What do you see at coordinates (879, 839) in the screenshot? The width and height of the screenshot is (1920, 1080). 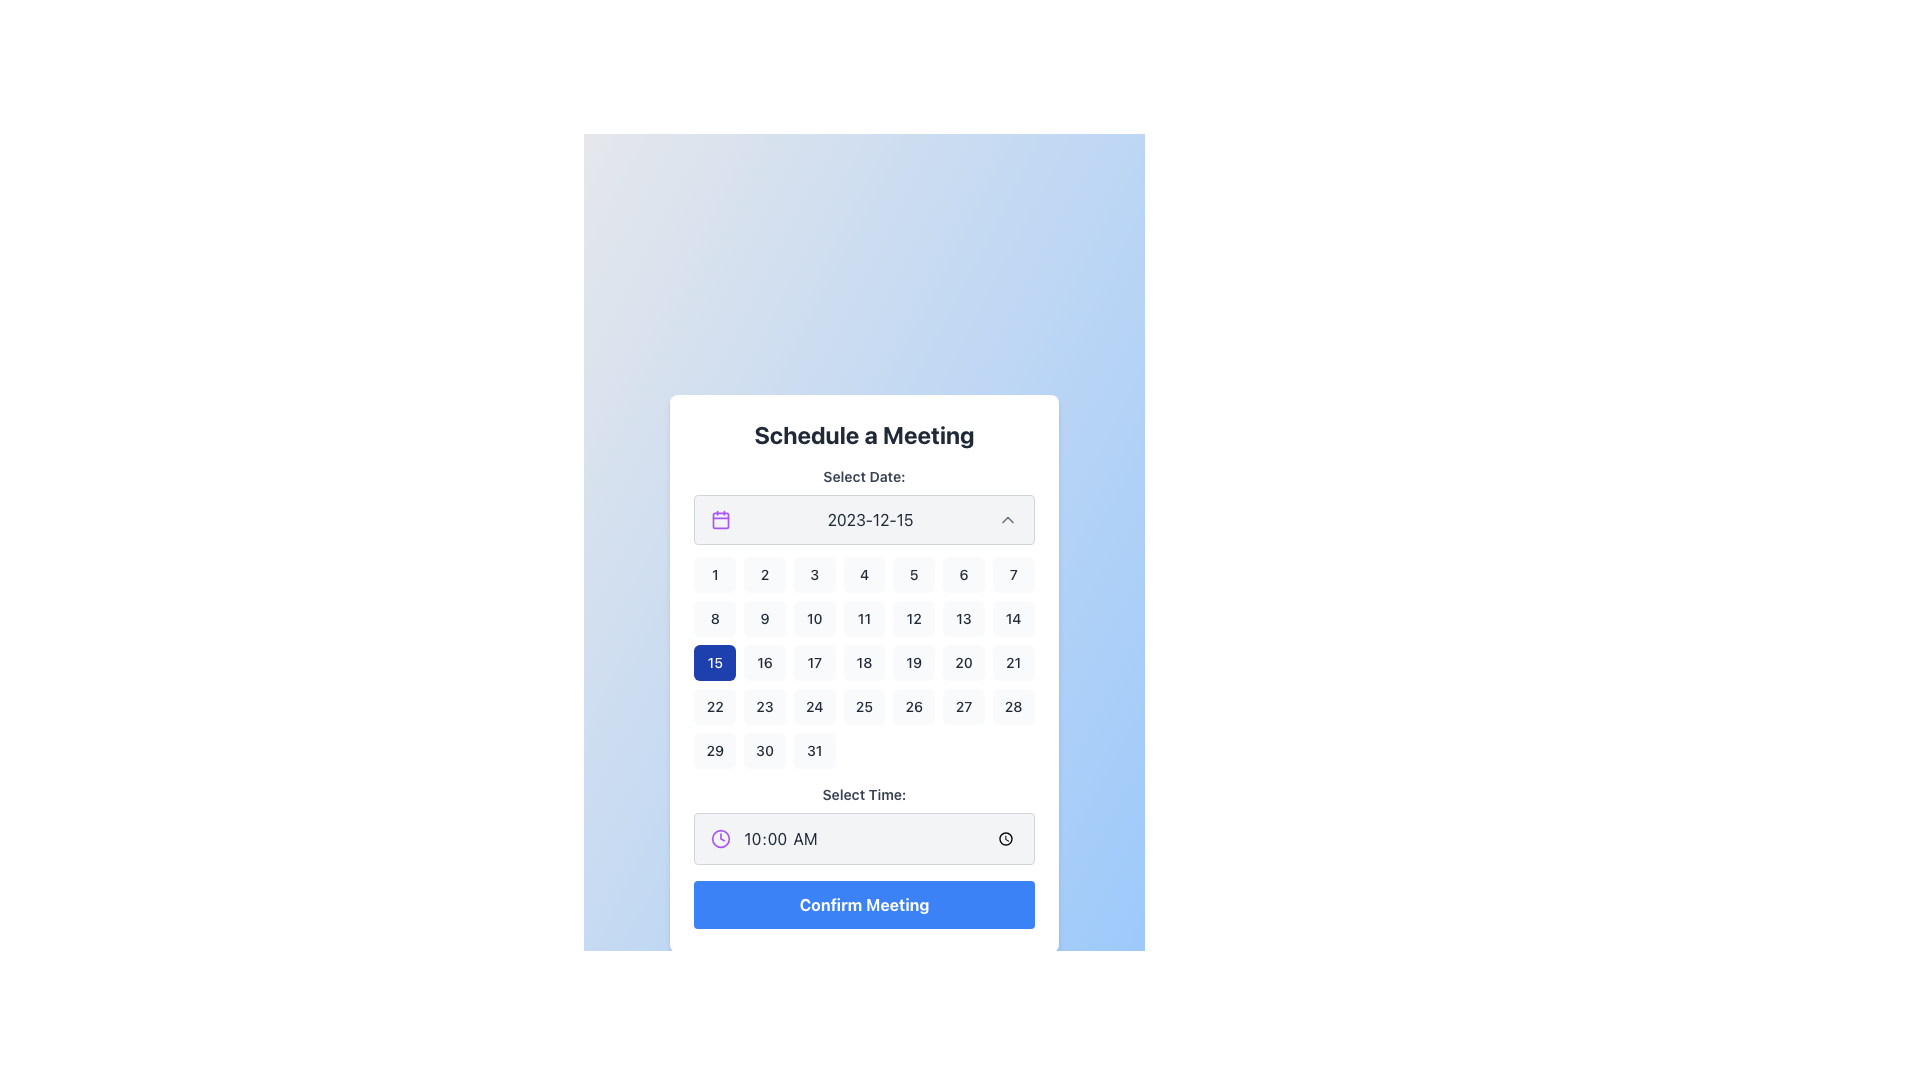 I see `the Time input field displaying '10:00 AM' to enter edit mode in the 'Schedule a Meeting' interface` at bounding box center [879, 839].